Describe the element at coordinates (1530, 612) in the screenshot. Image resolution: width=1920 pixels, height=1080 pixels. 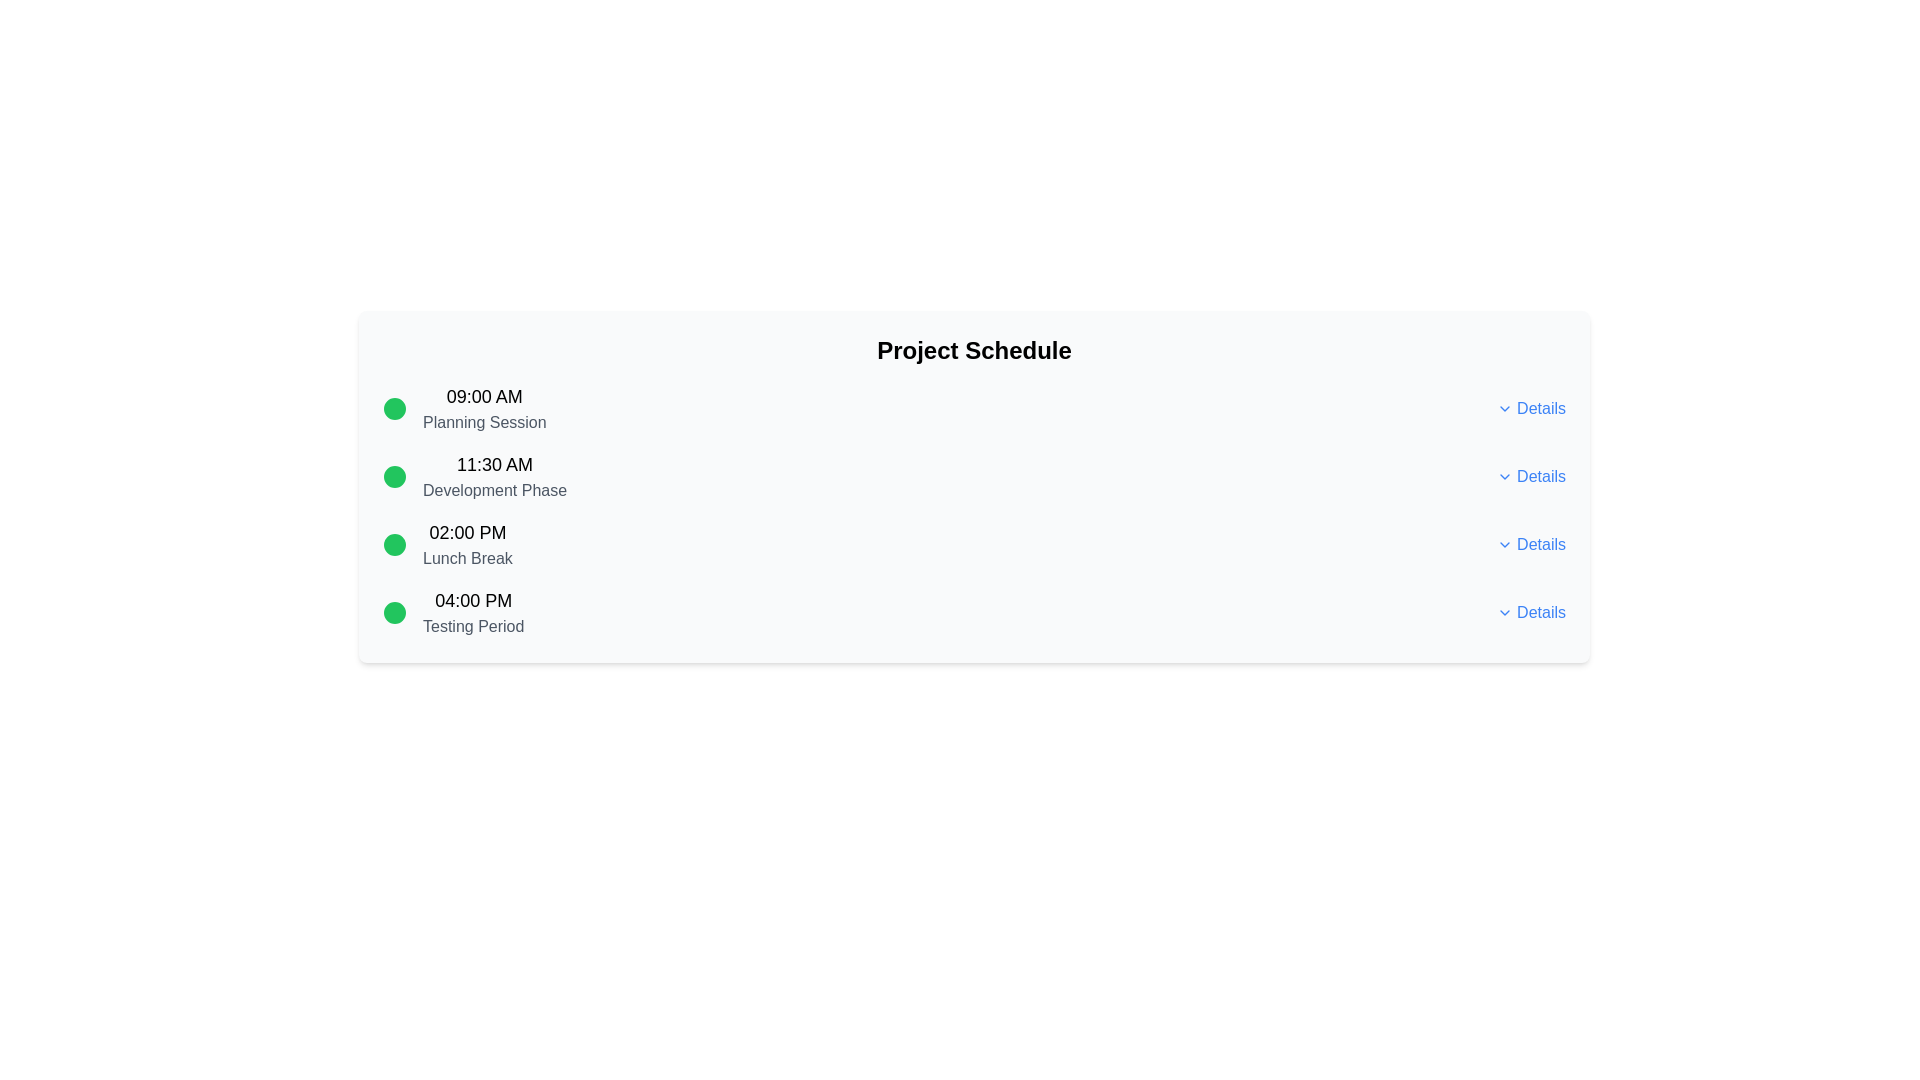
I see `the button on the far right of the '04:00 PM' event labeled 'Testing Period'` at that location.